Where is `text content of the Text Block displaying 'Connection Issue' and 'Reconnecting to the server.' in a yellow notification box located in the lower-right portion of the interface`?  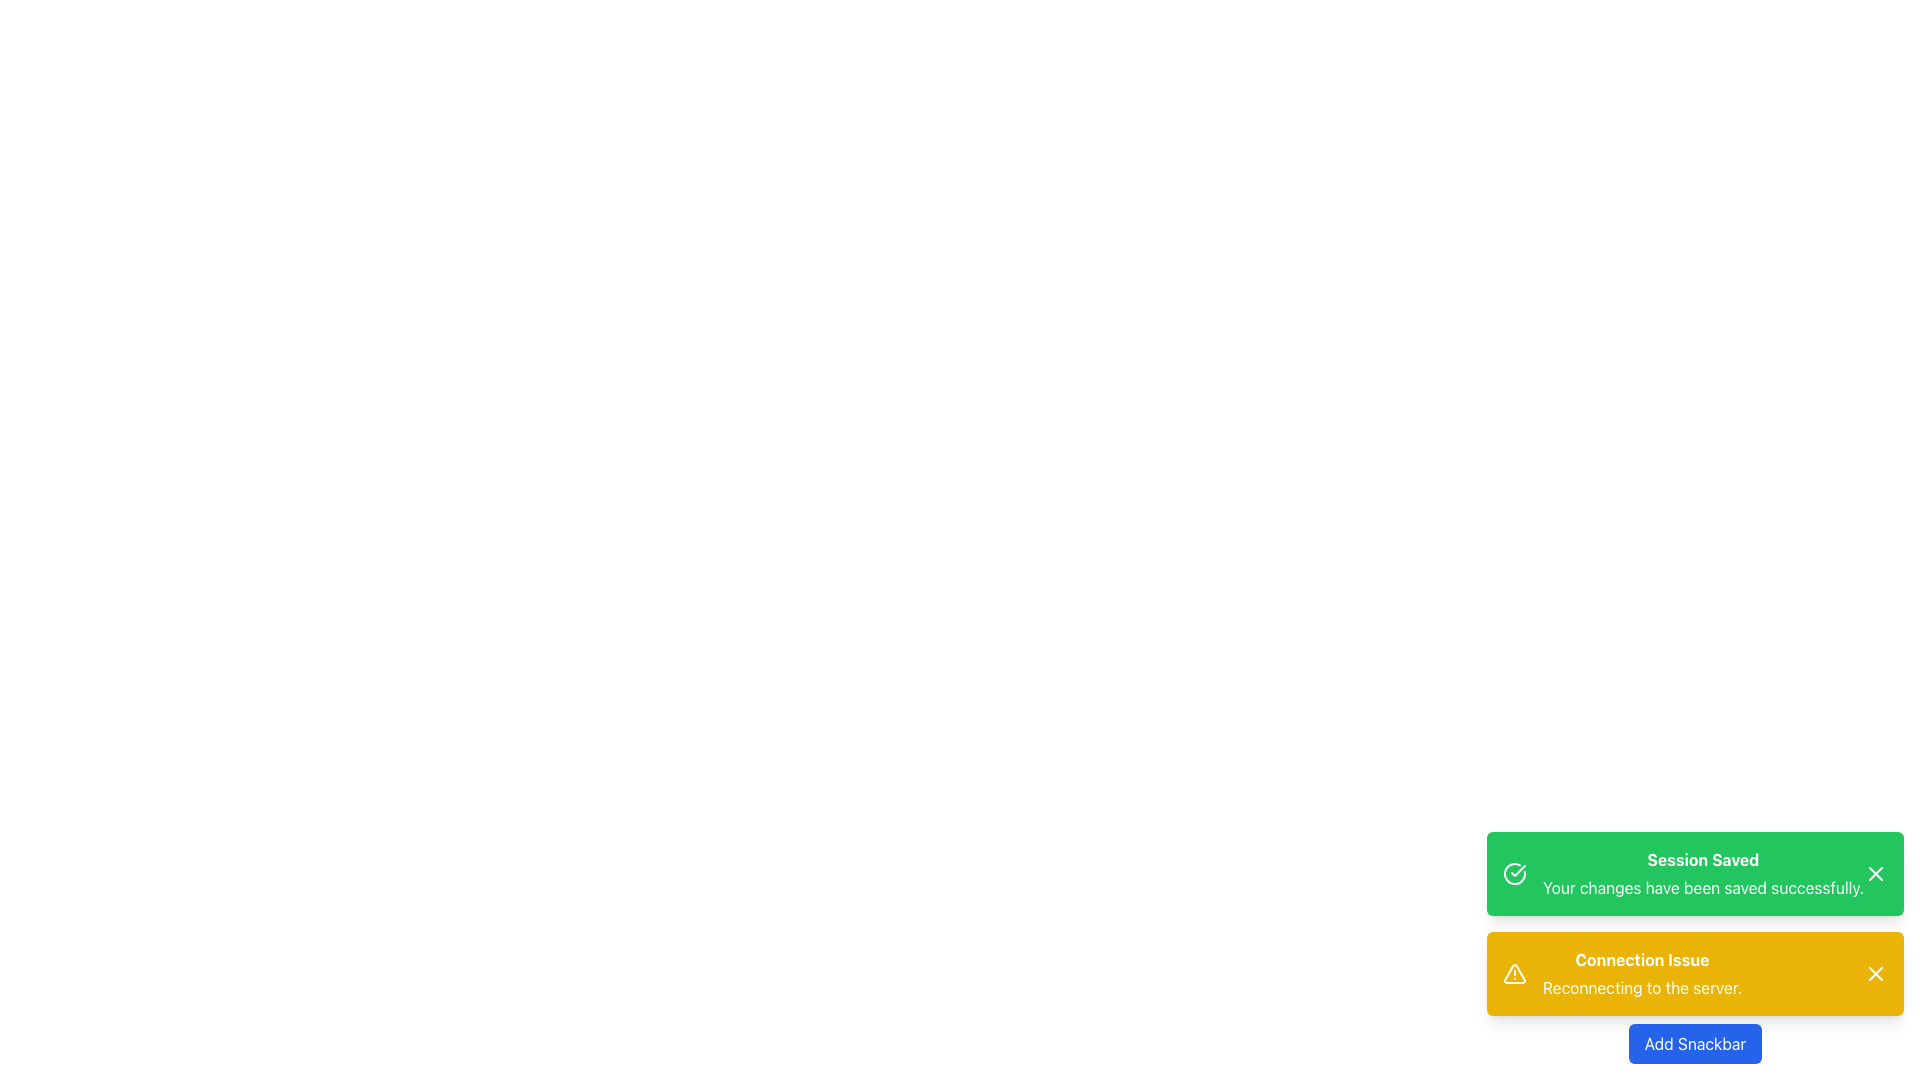
text content of the Text Block displaying 'Connection Issue' and 'Reconnecting to the server.' in a yellow notification box located in the lower-right portion of the interface is located at coordinates (1642, 973).